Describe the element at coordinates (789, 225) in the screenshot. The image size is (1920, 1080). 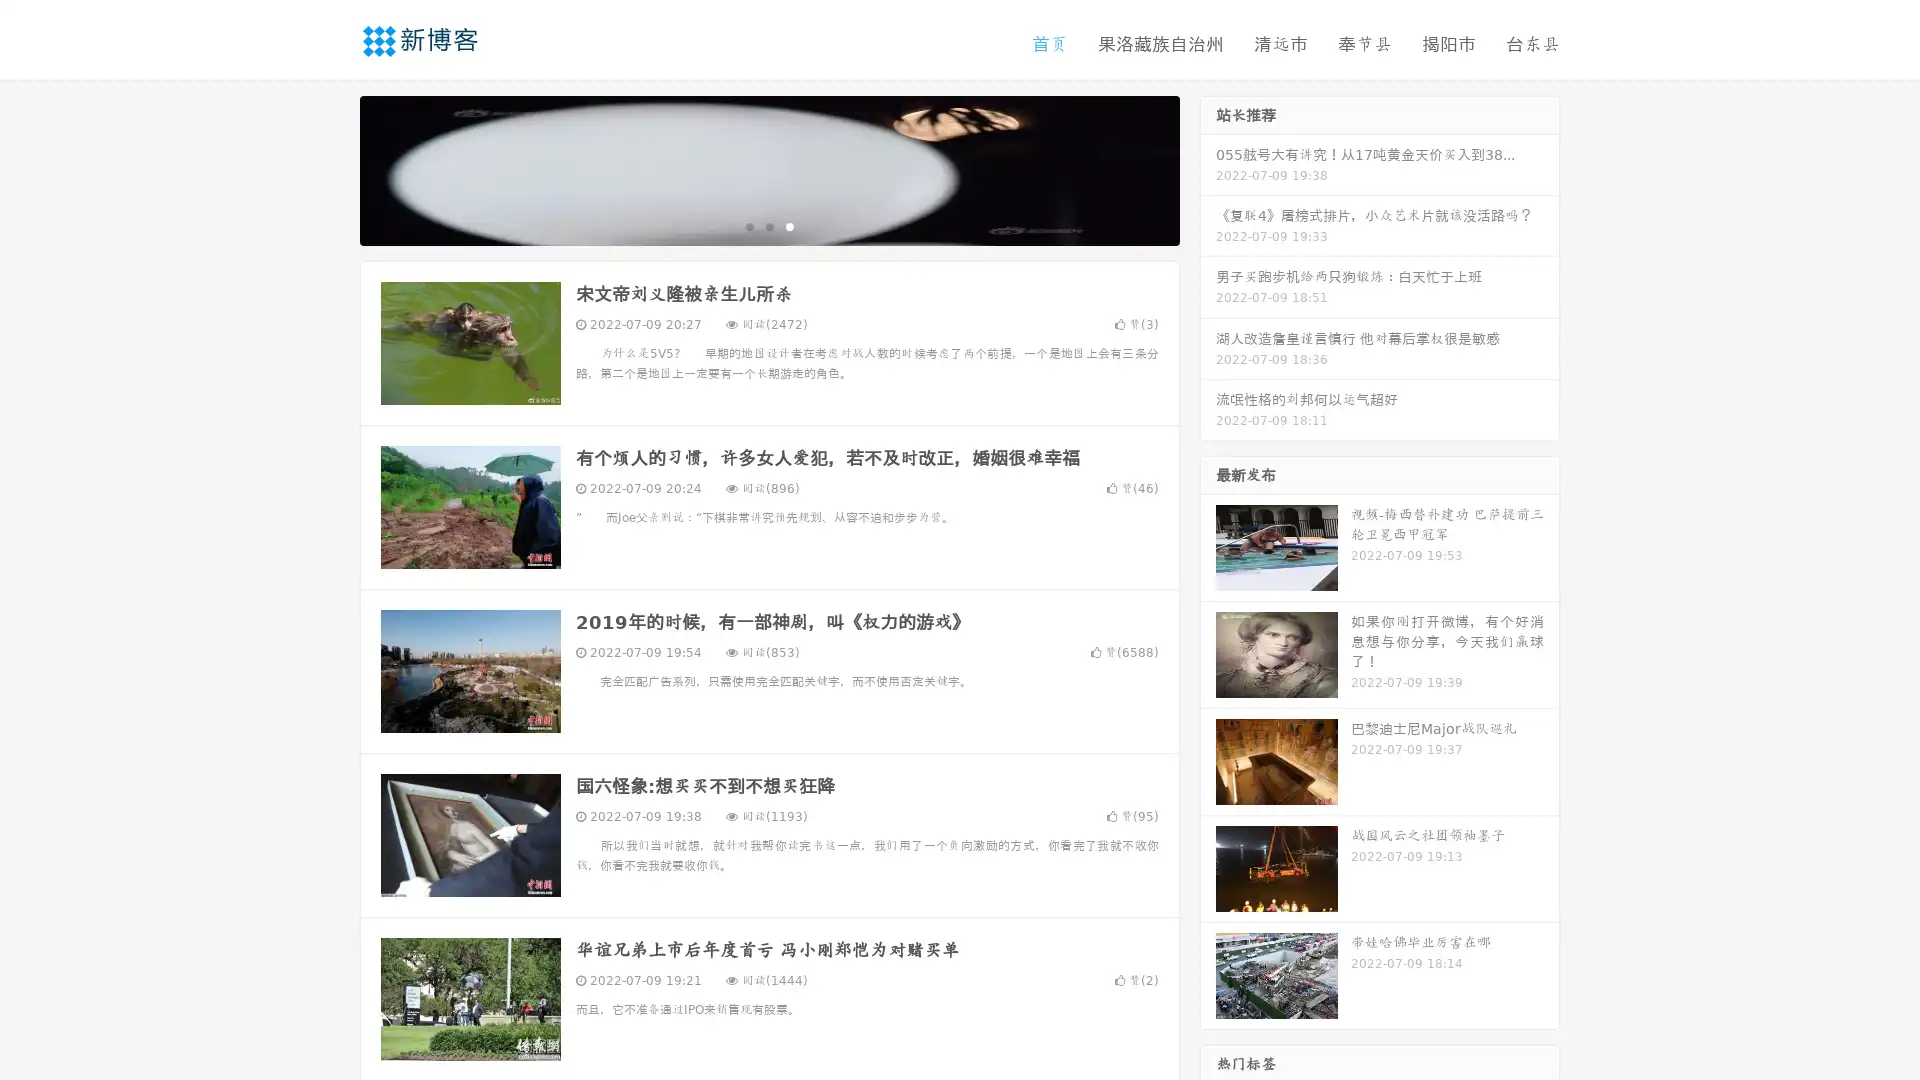
I see `Go to slide 3` at that location.